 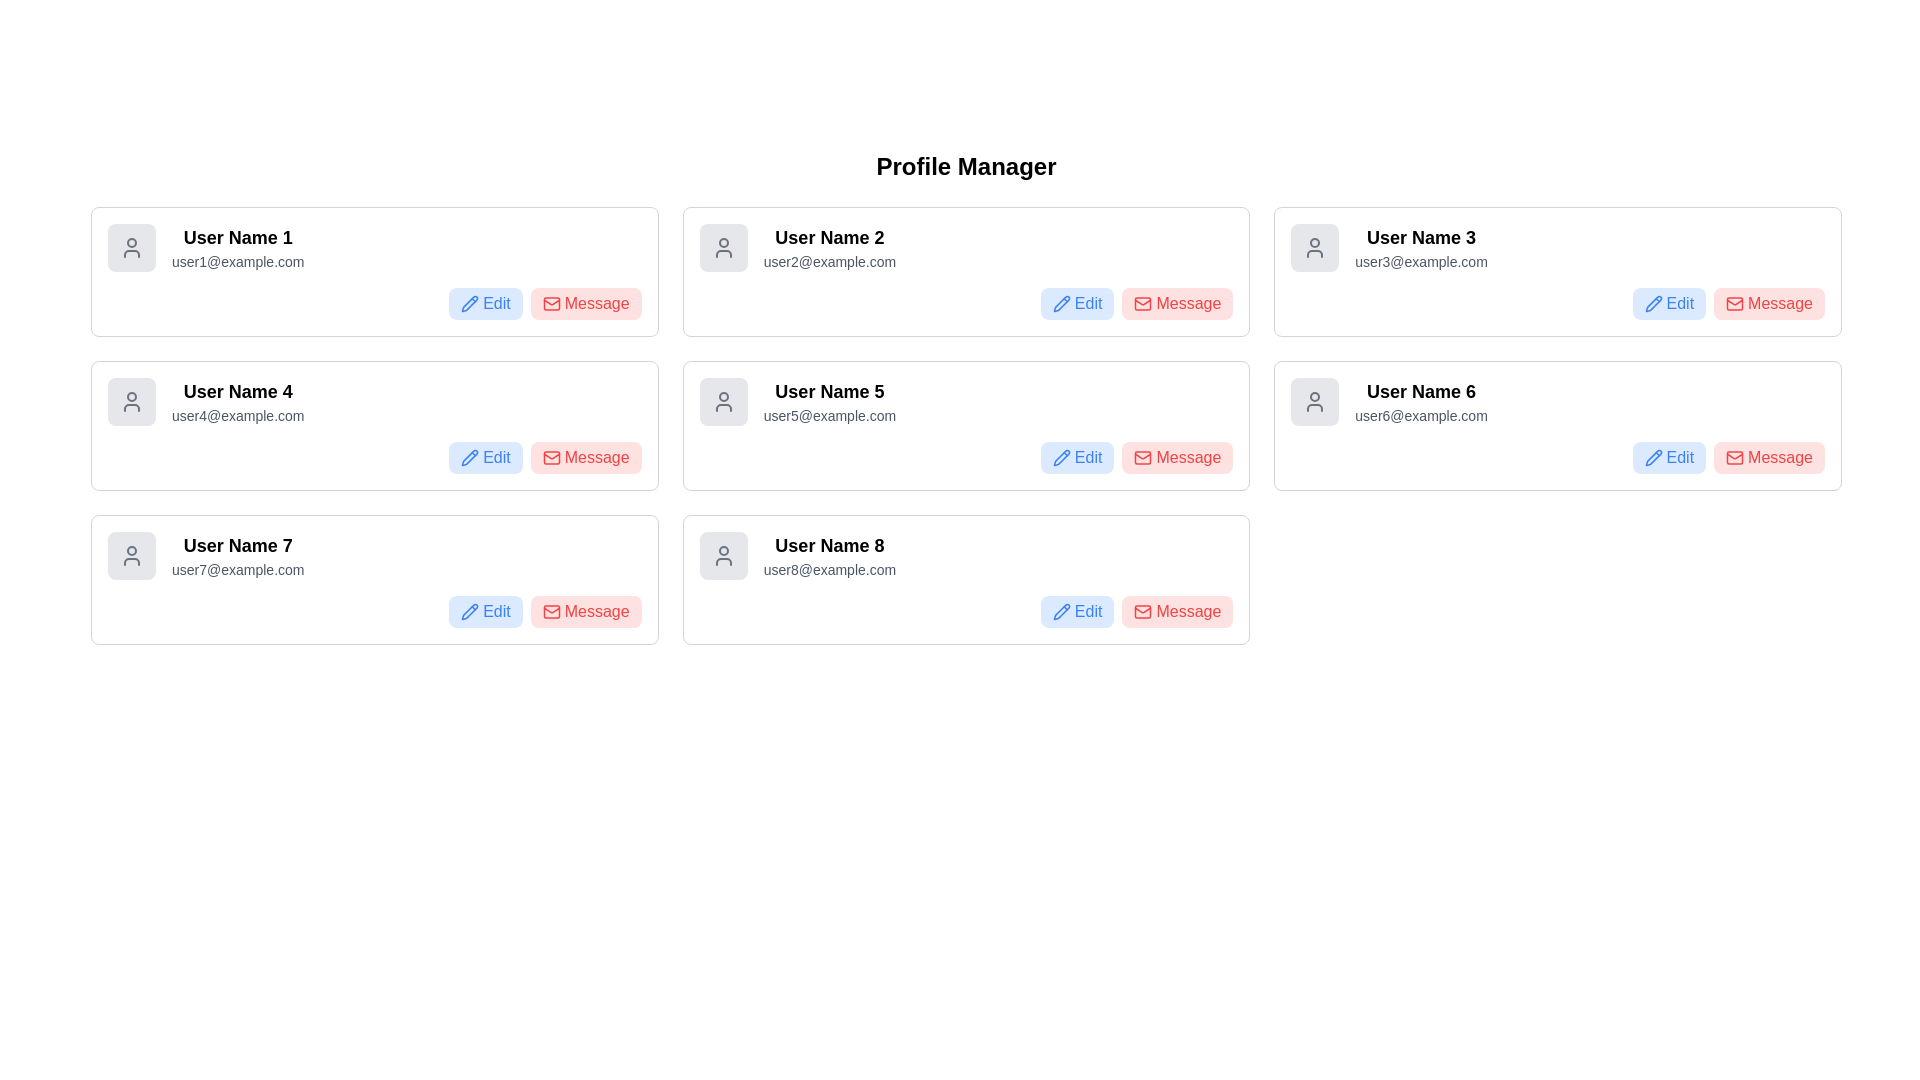 I want to click on the 'Message' text label styled in red color within the rounded rectangular button located in the user profile card for 'User Name 6', positioned next to the blue 'Edit' button, so click(x=1780, y=458).